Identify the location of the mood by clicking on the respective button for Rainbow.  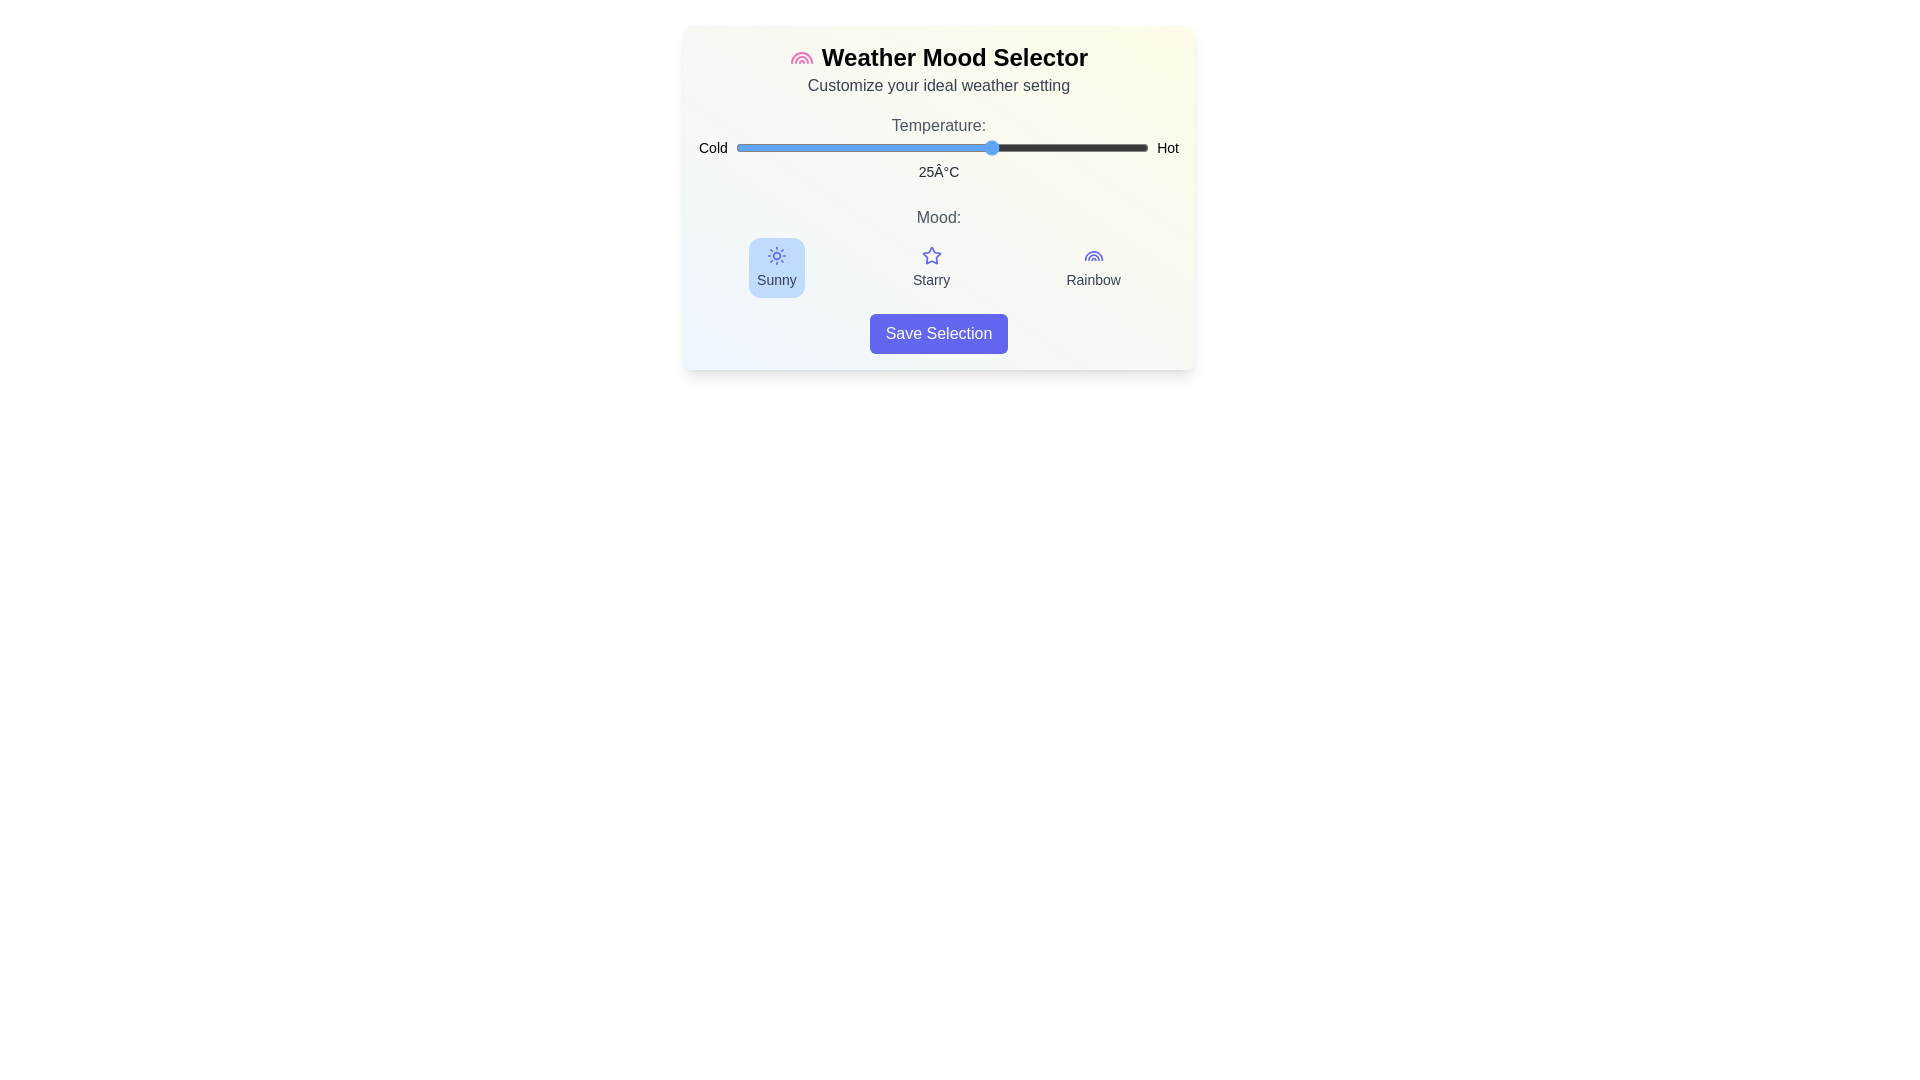
(1092, 266).